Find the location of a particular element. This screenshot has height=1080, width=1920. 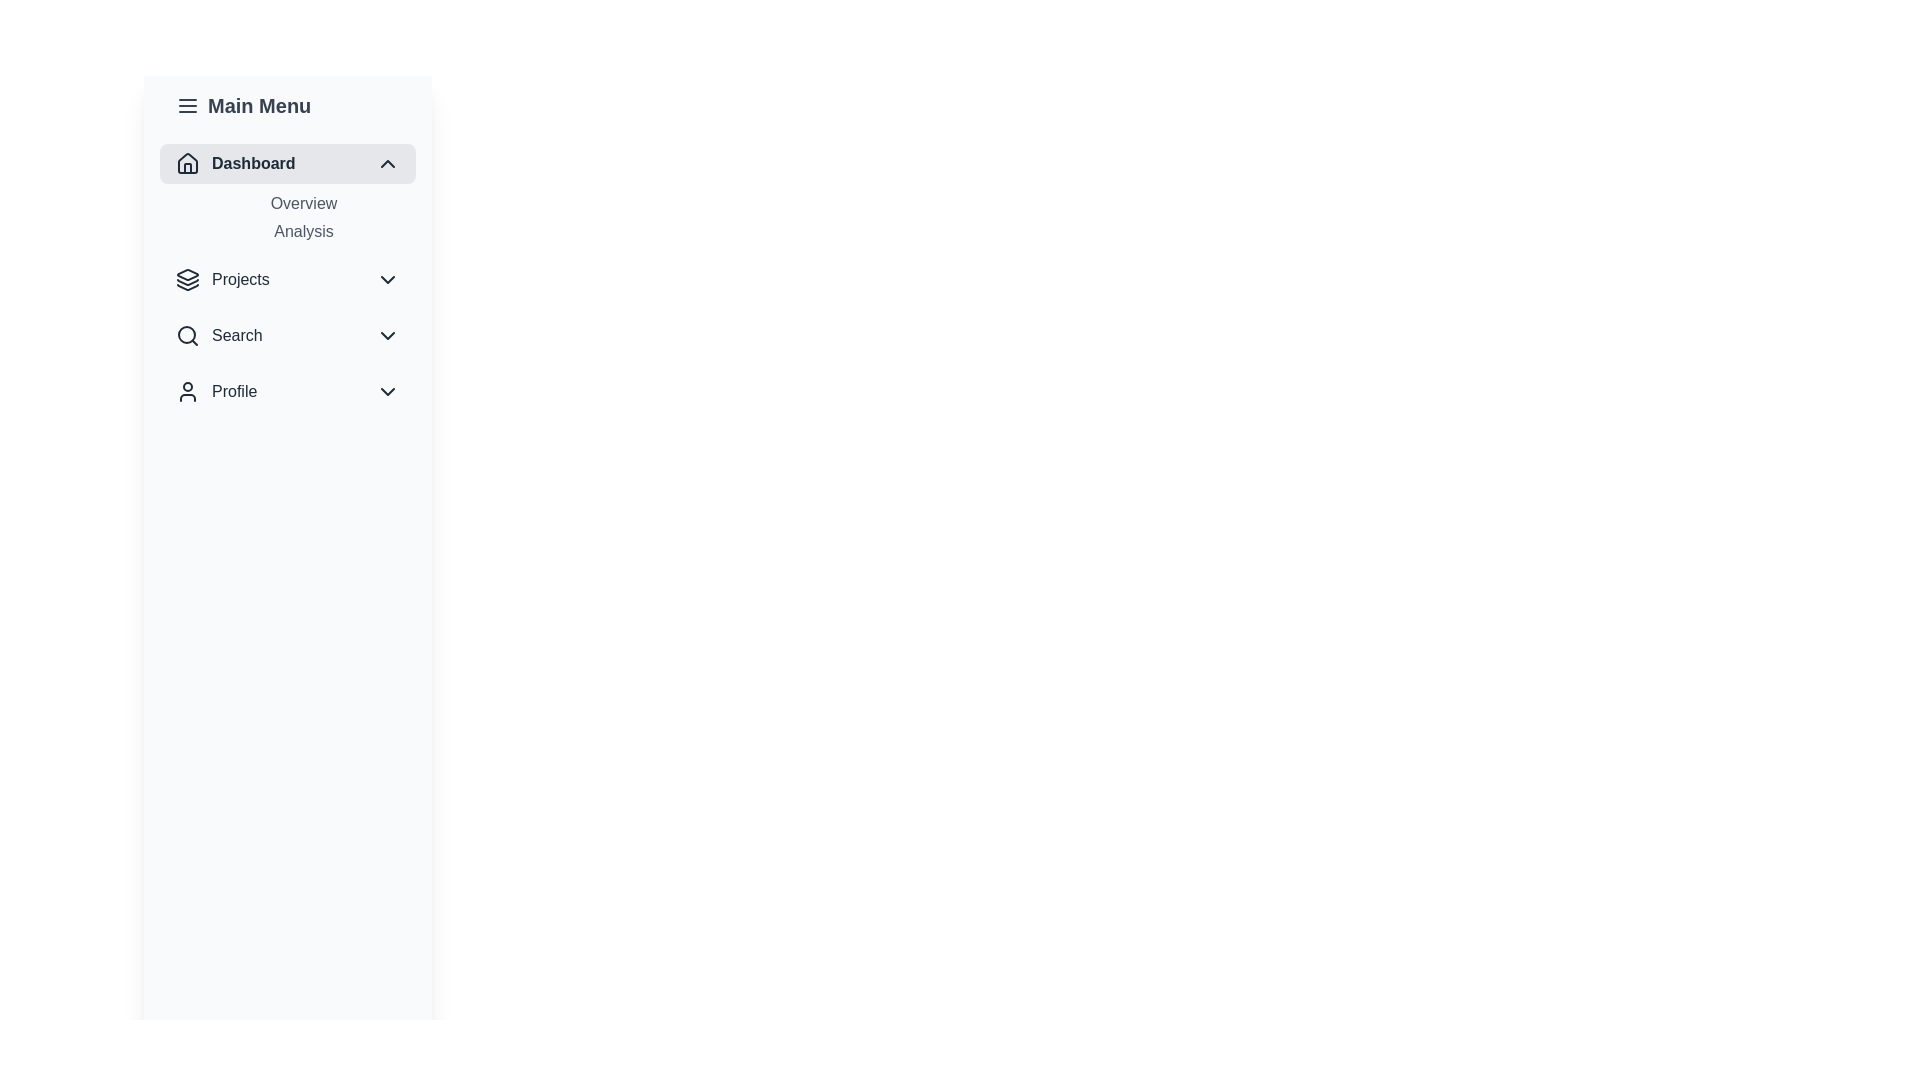

the chevron-down icon next to the 'Search' menu item is located at coordinates (388, 334).